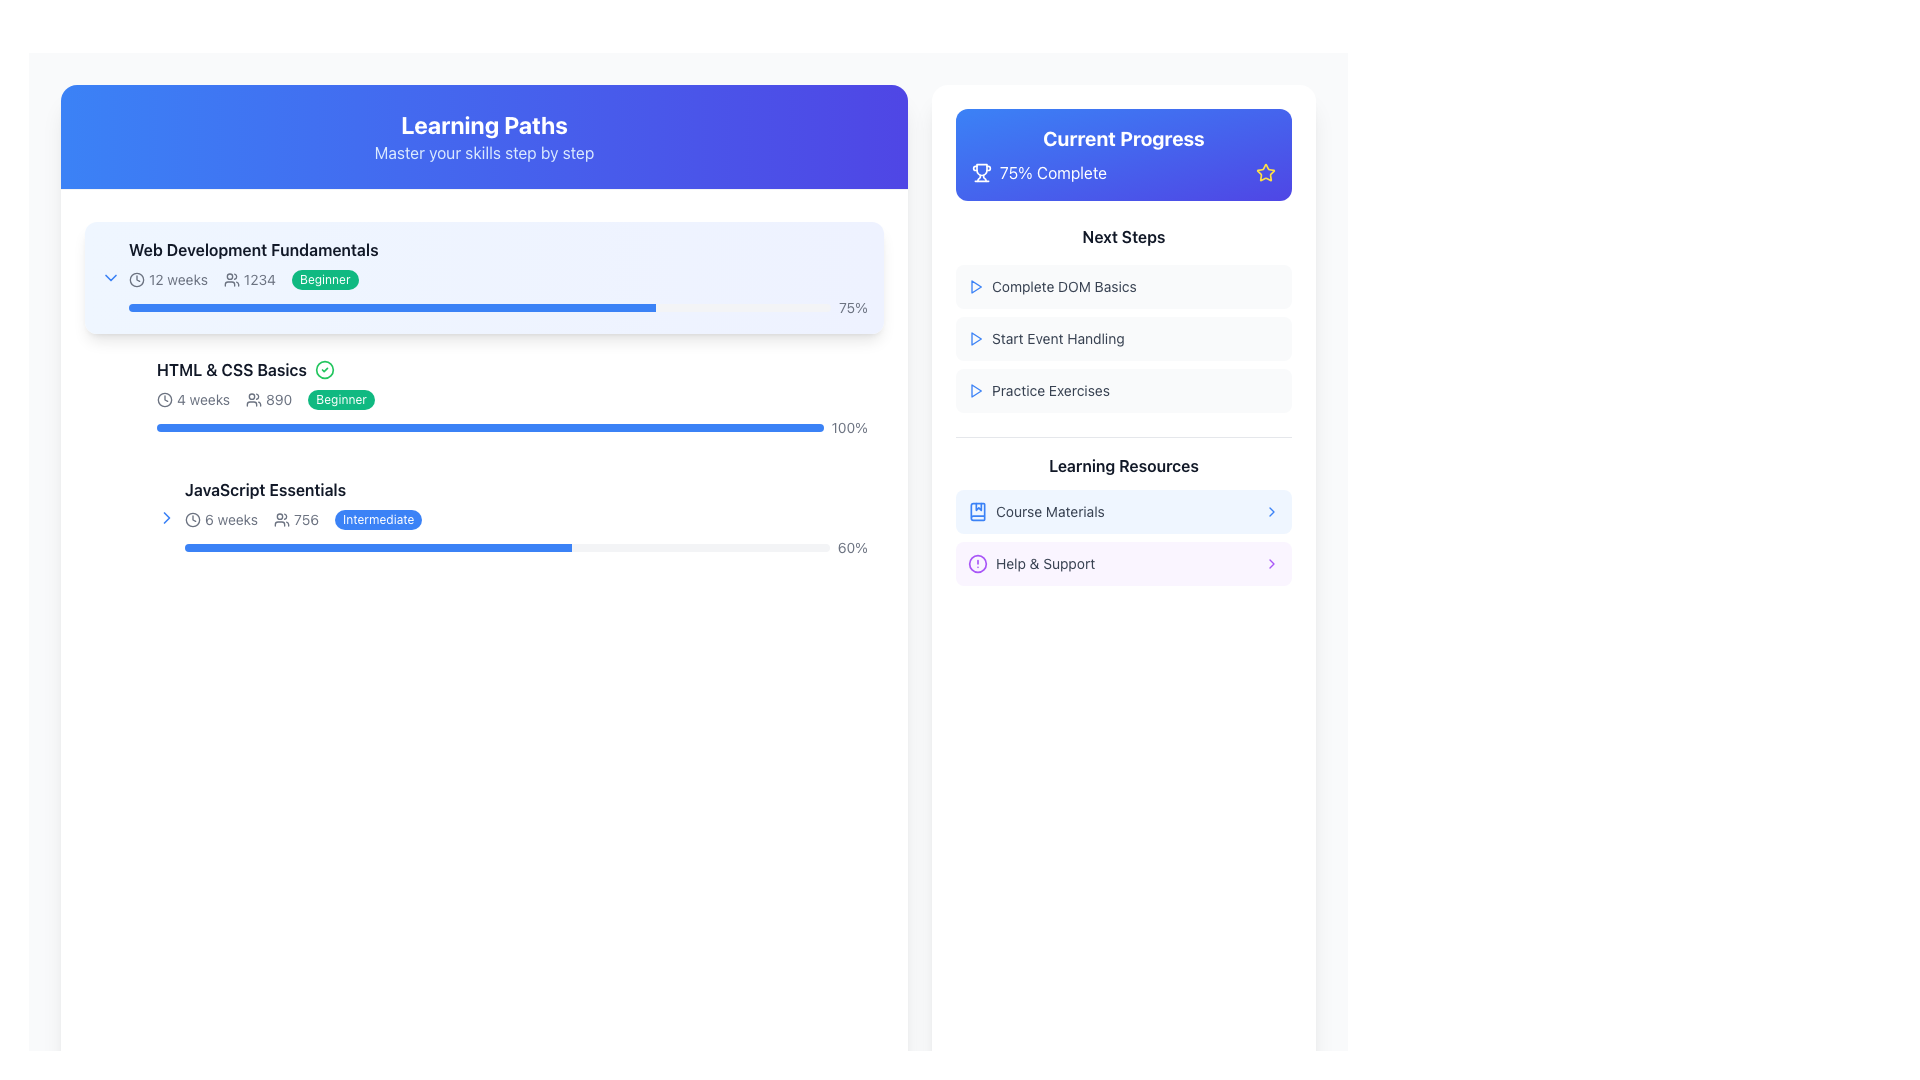  What do you see at coordinates (1031, 563) in the screenshot?
I see `the 'Help & Support' clickable text label with an icon` at bounding box center [1031, 563].